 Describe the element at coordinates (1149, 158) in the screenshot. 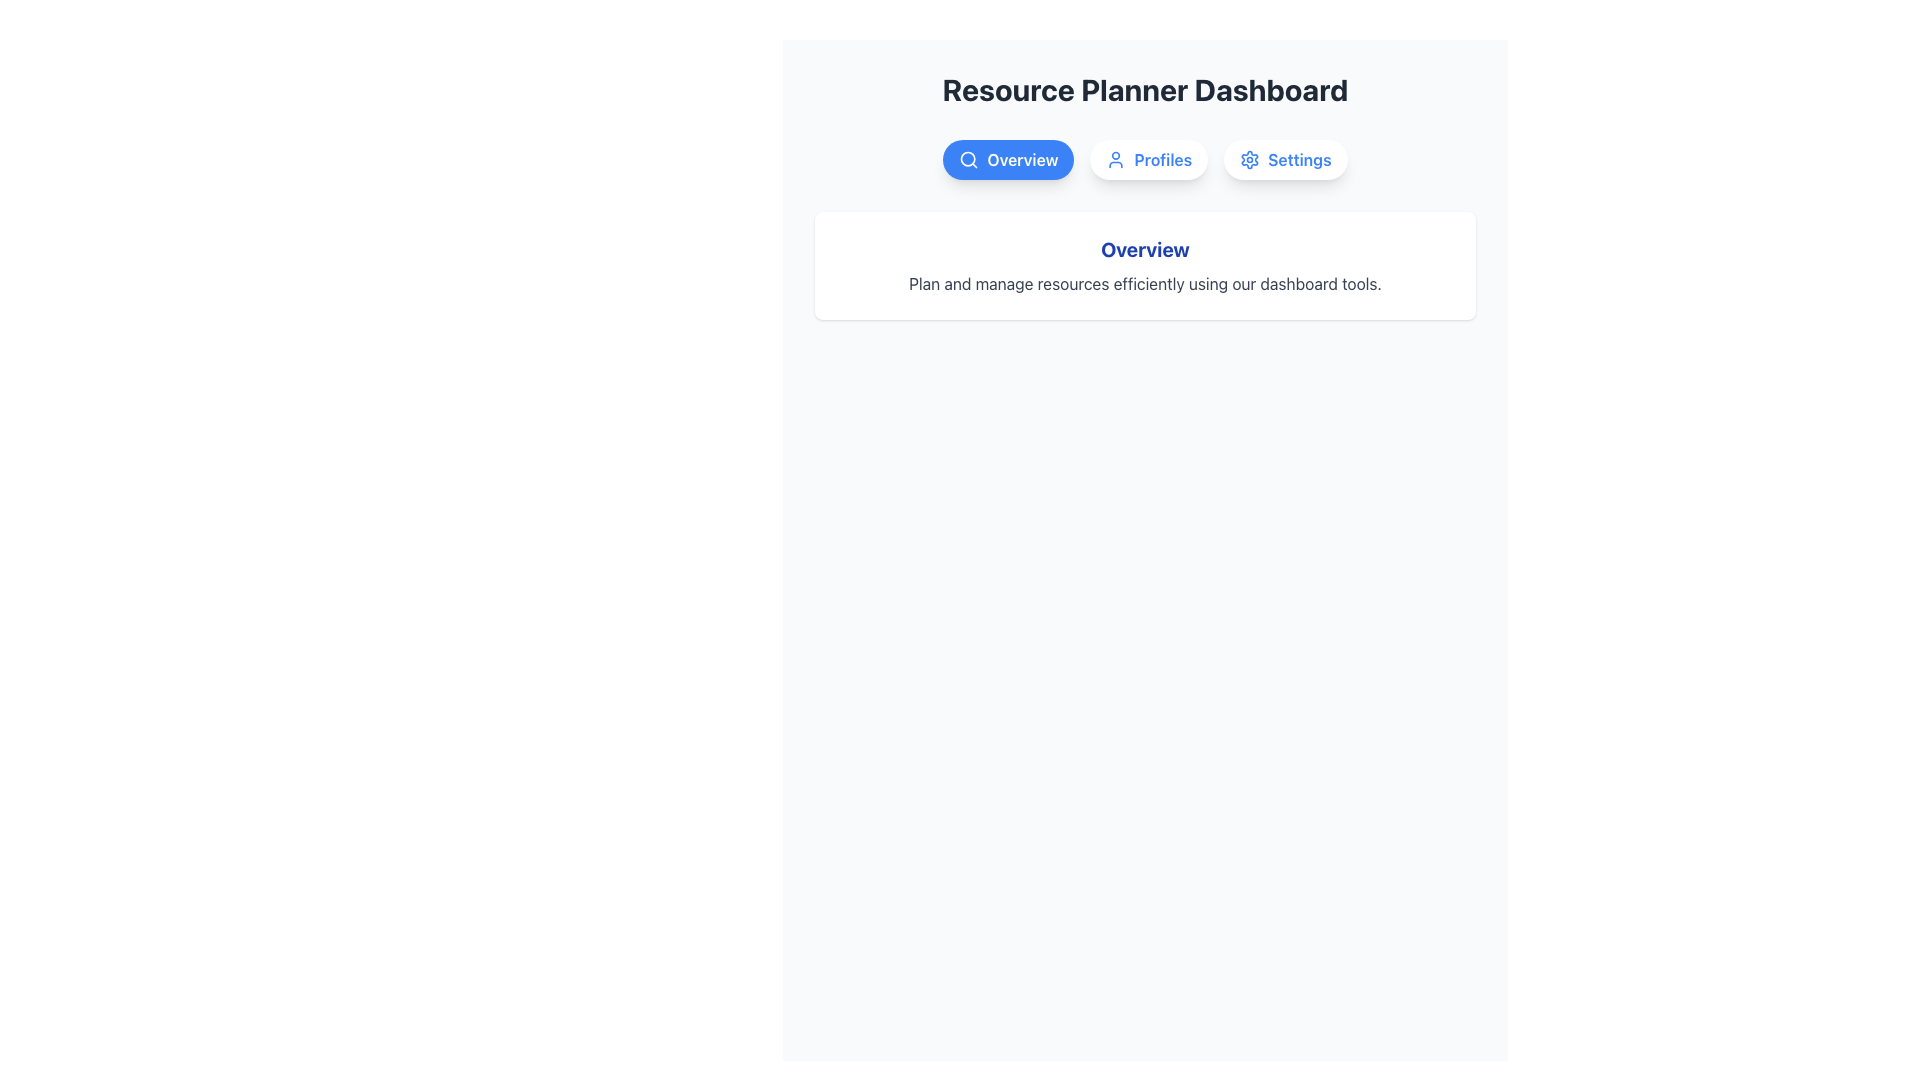

I see `the 'Profiles' button, which is a horizontally-aligned rectangular button with rounded corners, white background, and blue text positioned between the 'Overview' and 'Settings' buttons` at that location.